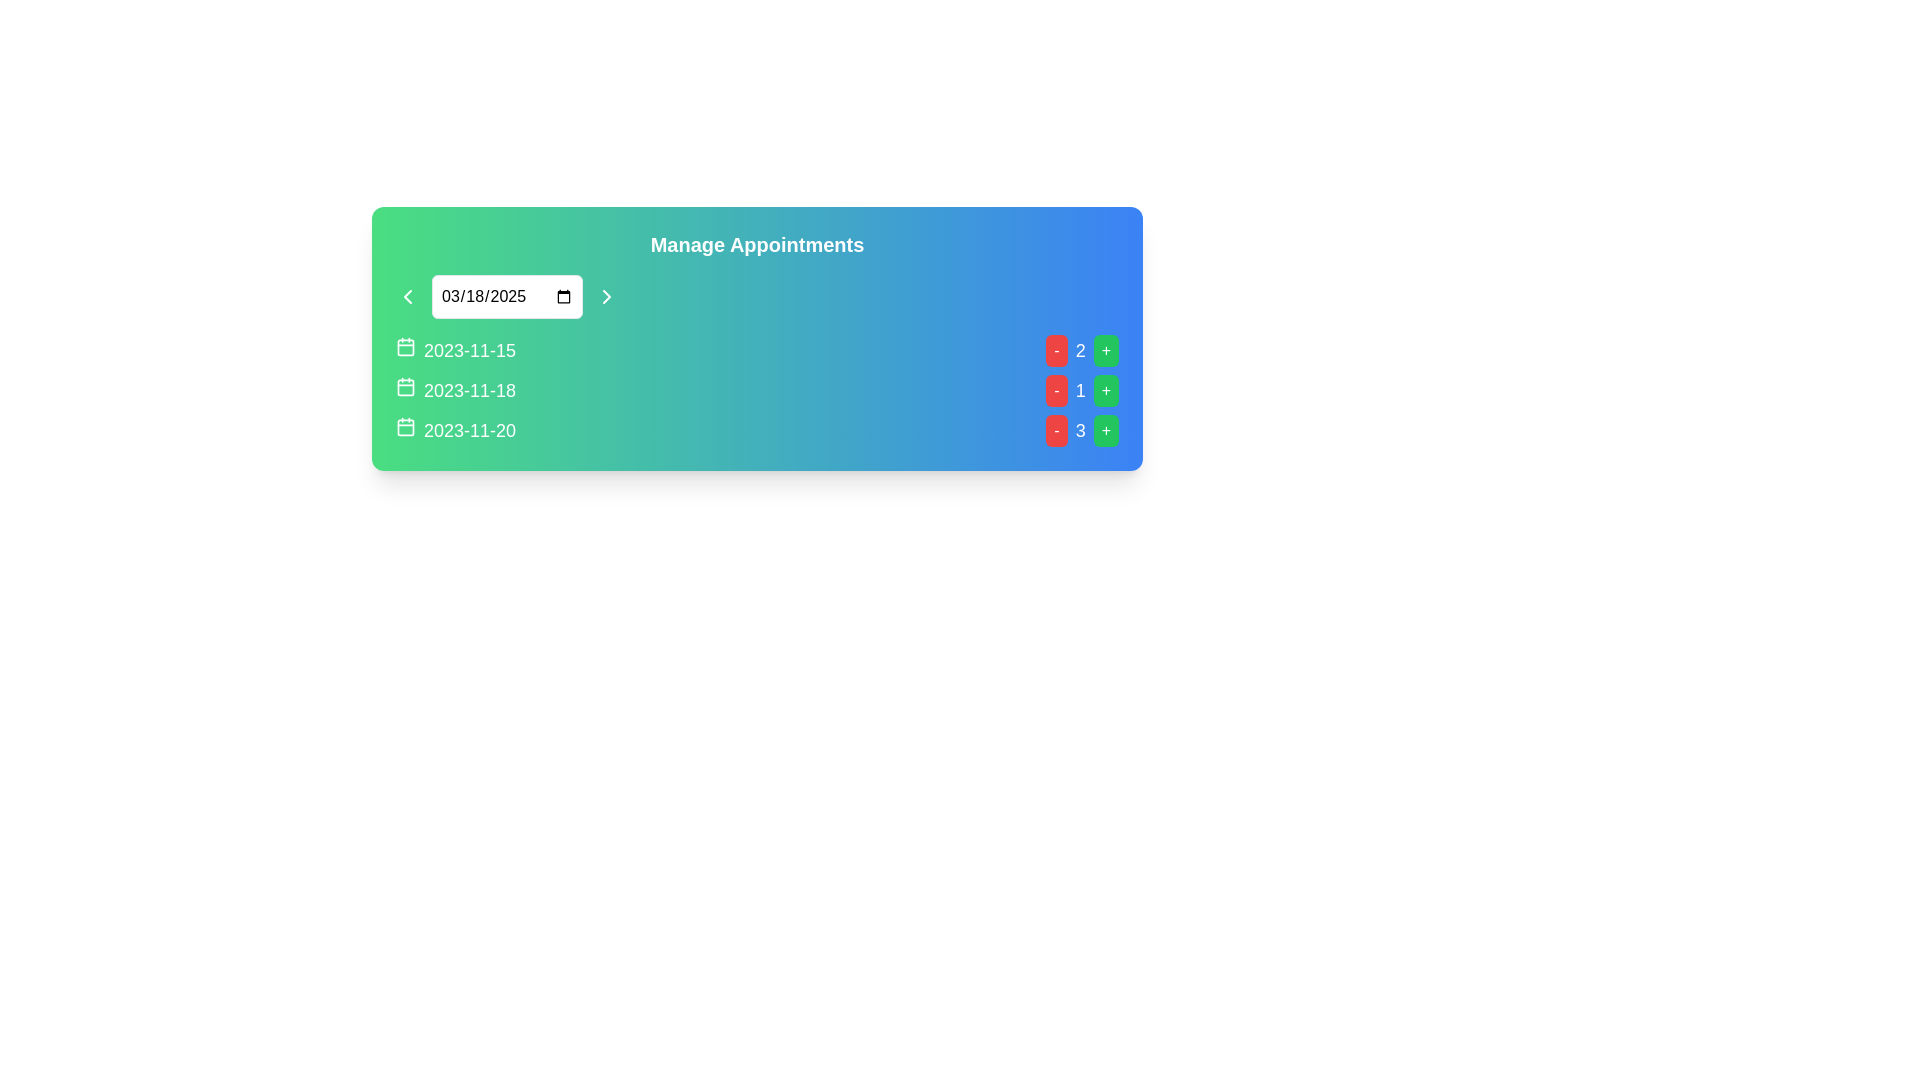 The image size is (1920, 1080). I want to click on the static numeric text '1' displayed on a blue rectangle background, which is positioned between a red '-' button and a green '+' button, so click(1079, 390).